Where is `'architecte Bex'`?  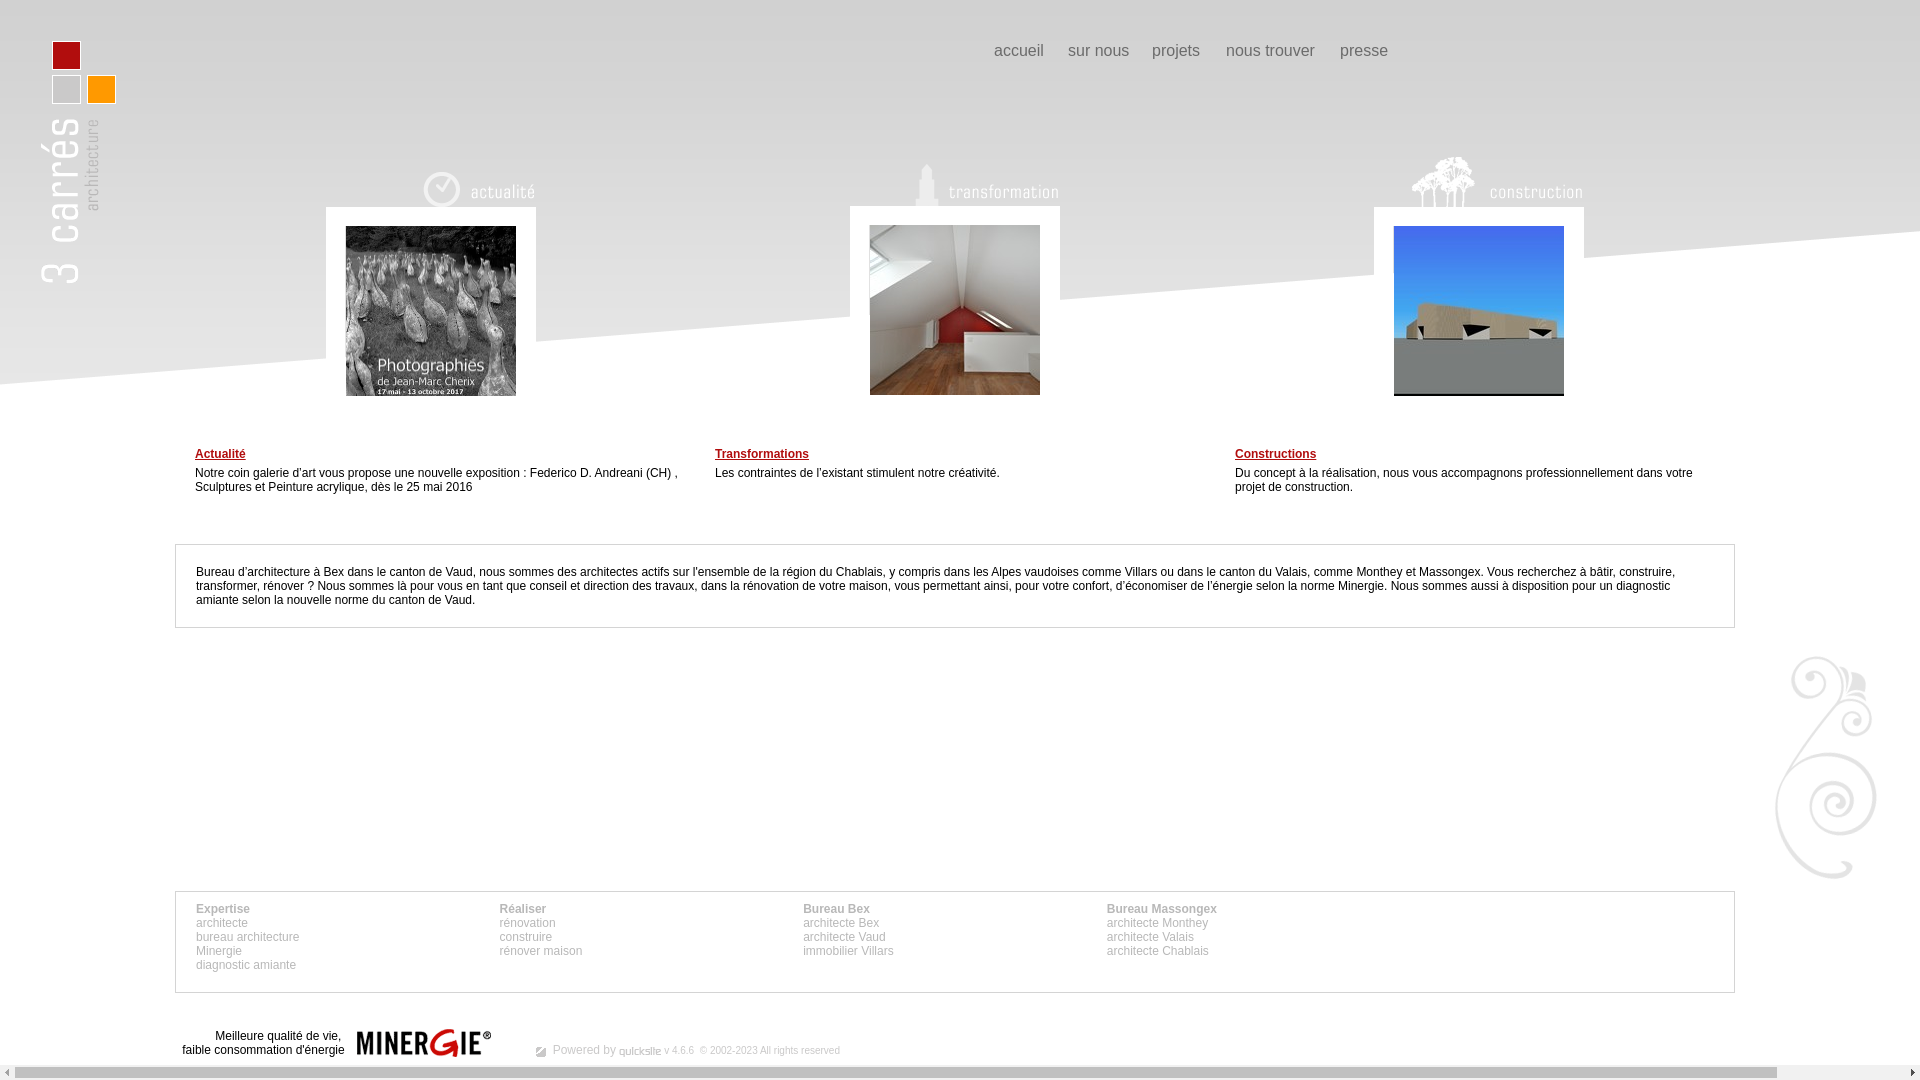
'architecte Bex' is located at coordinates (840, 922).